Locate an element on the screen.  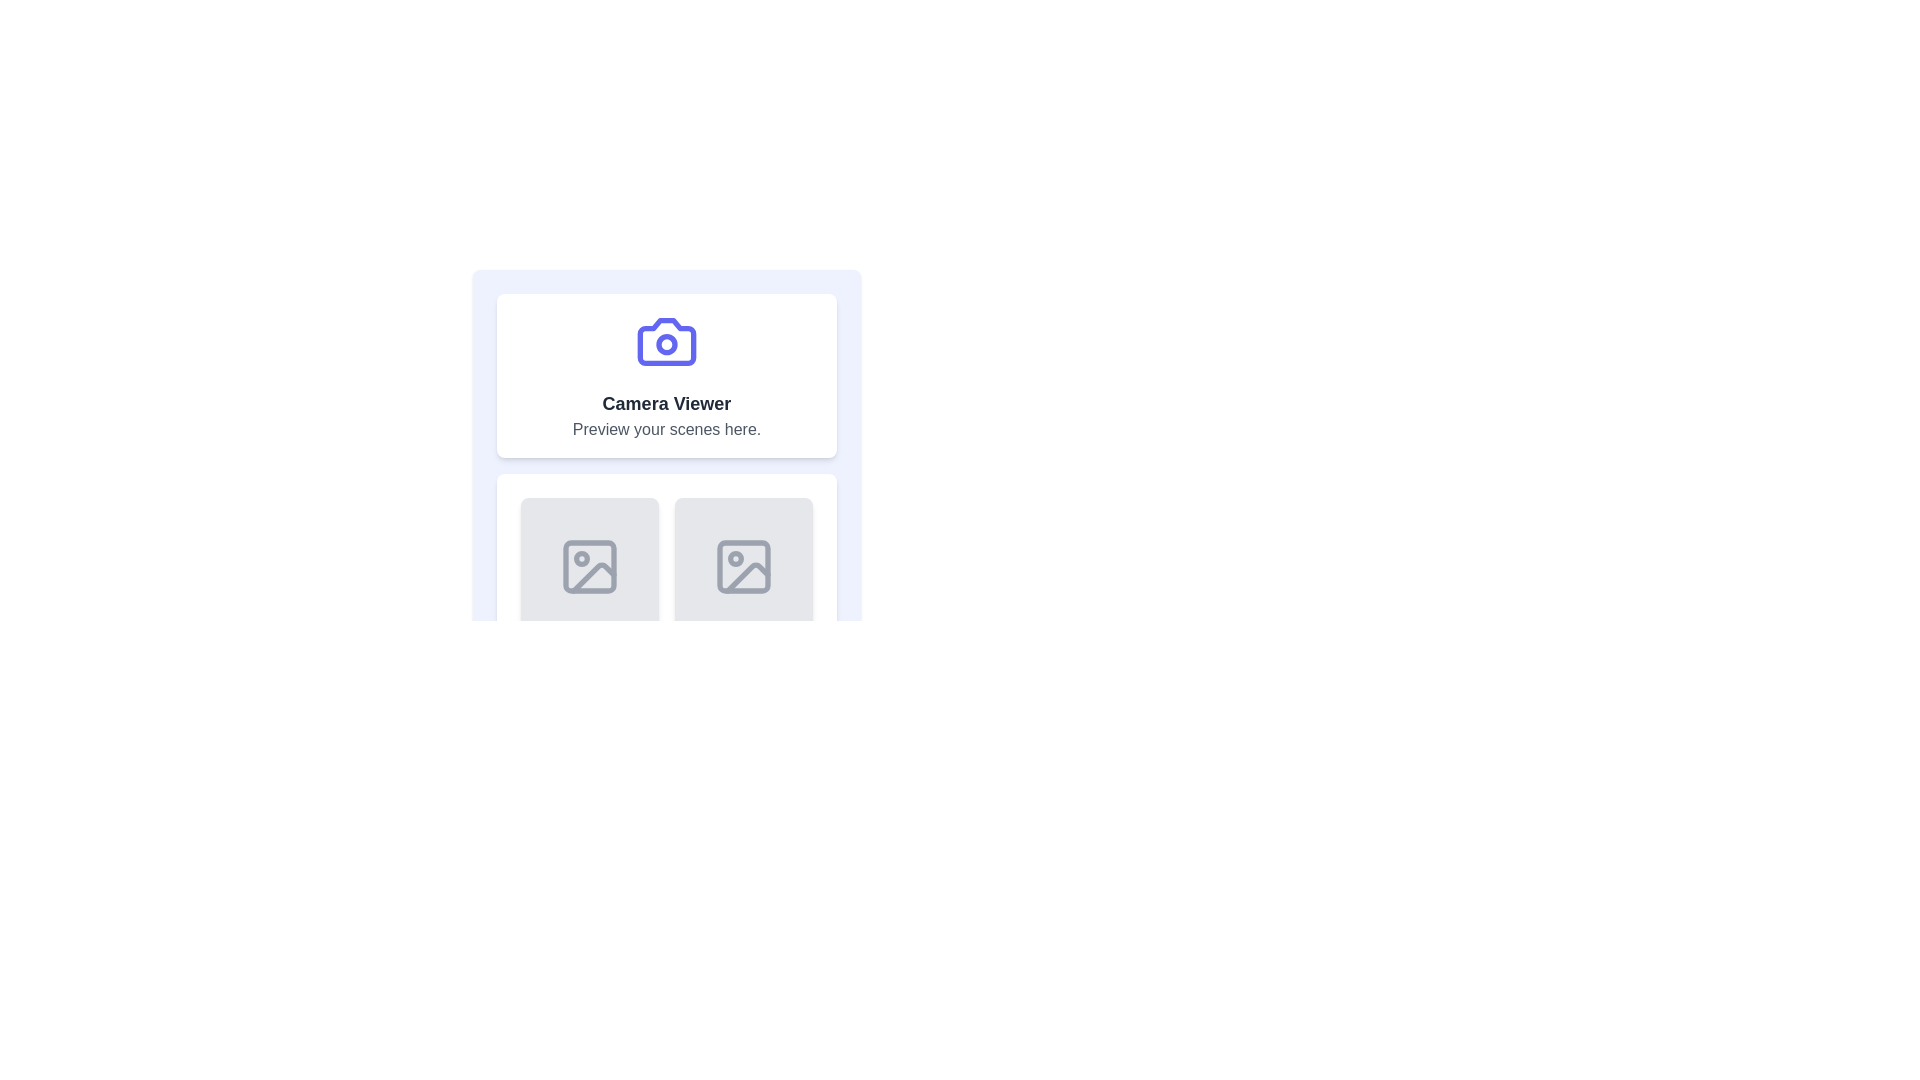
the small rectangular Graphic icon with rounded corners located within the bottom-left card under the 'Camera Viewer' section is located at coordinates (589, 567).